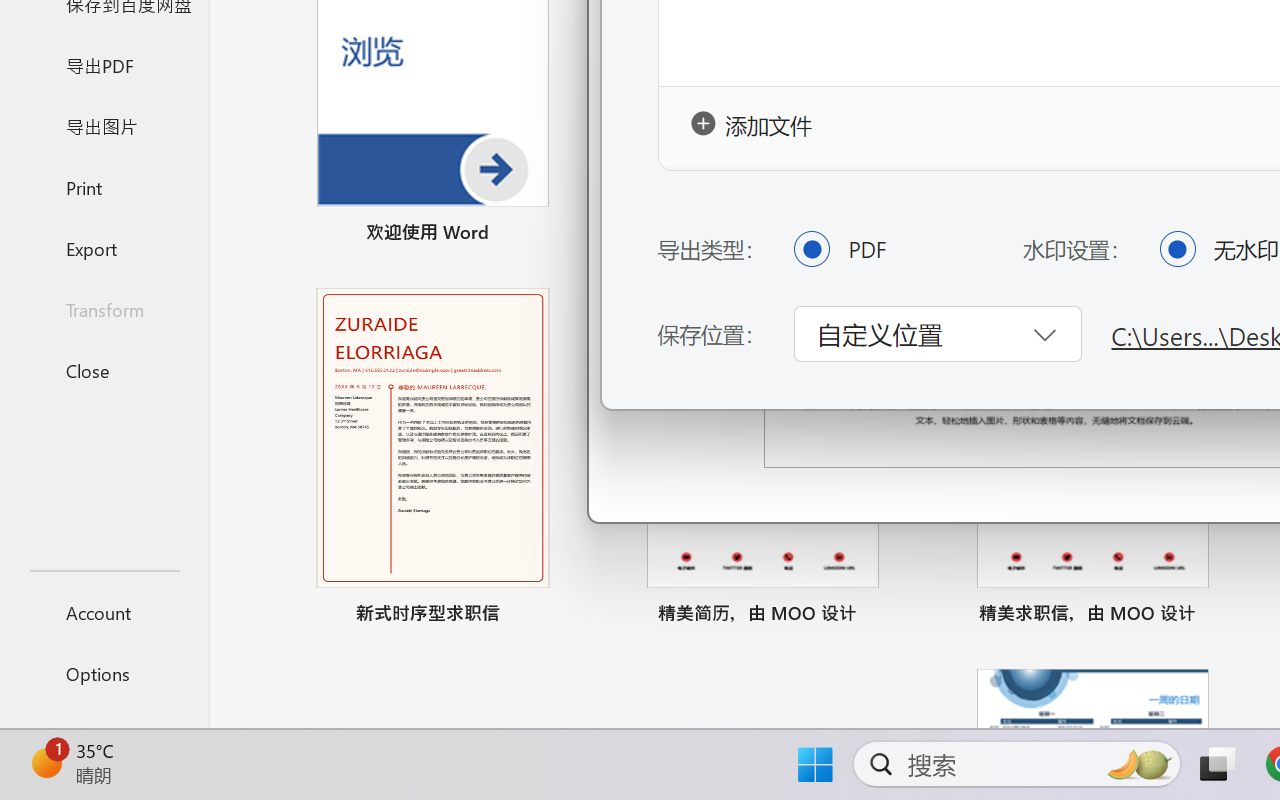 Image resolution: width=1280 pixels, height=800 pixels. Describe the element at coordinates (103, 308) in the screenshot. I see `'Transform'` at that location.